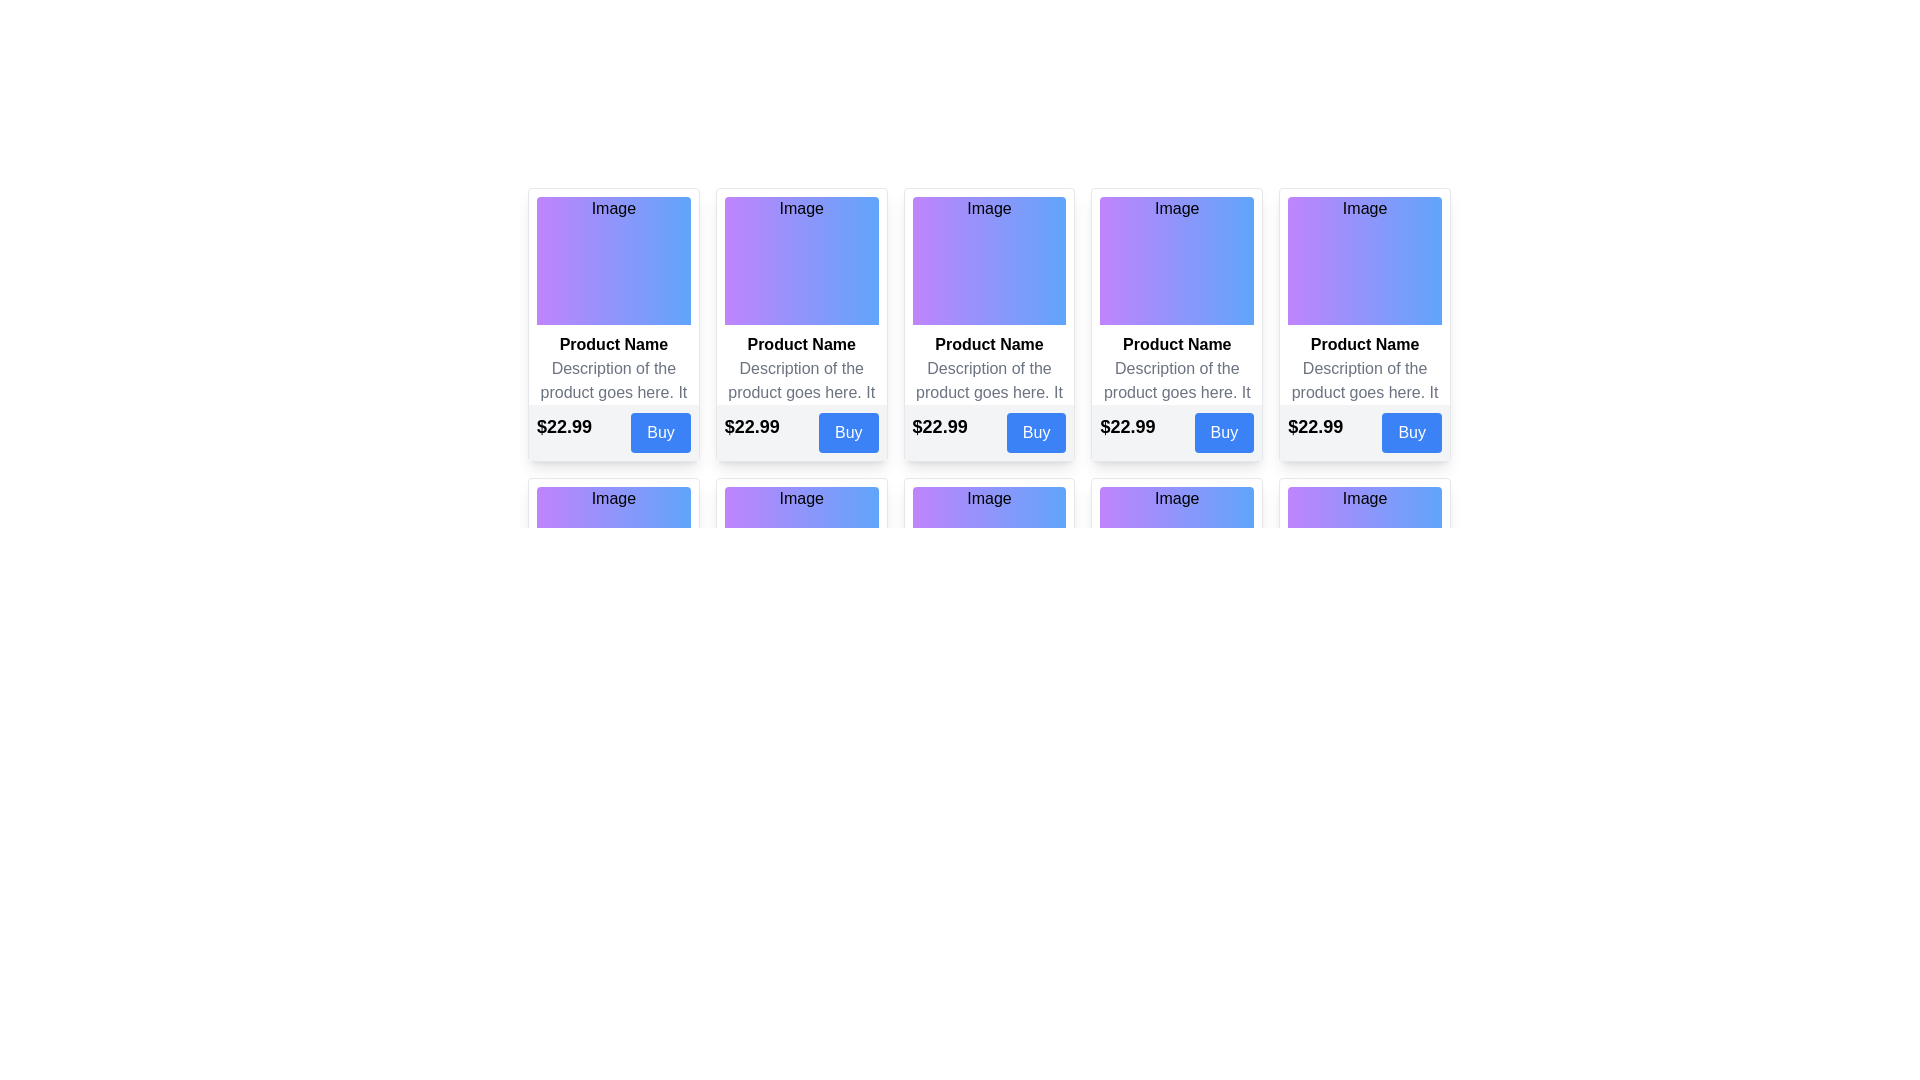 This screenshot has width=1920, height=1080. Describe the element at coordinates (801, 323) in the screenshot. I see `product description from the Product Card, which is the second card from the left in the first row of the grid layout` at that location.